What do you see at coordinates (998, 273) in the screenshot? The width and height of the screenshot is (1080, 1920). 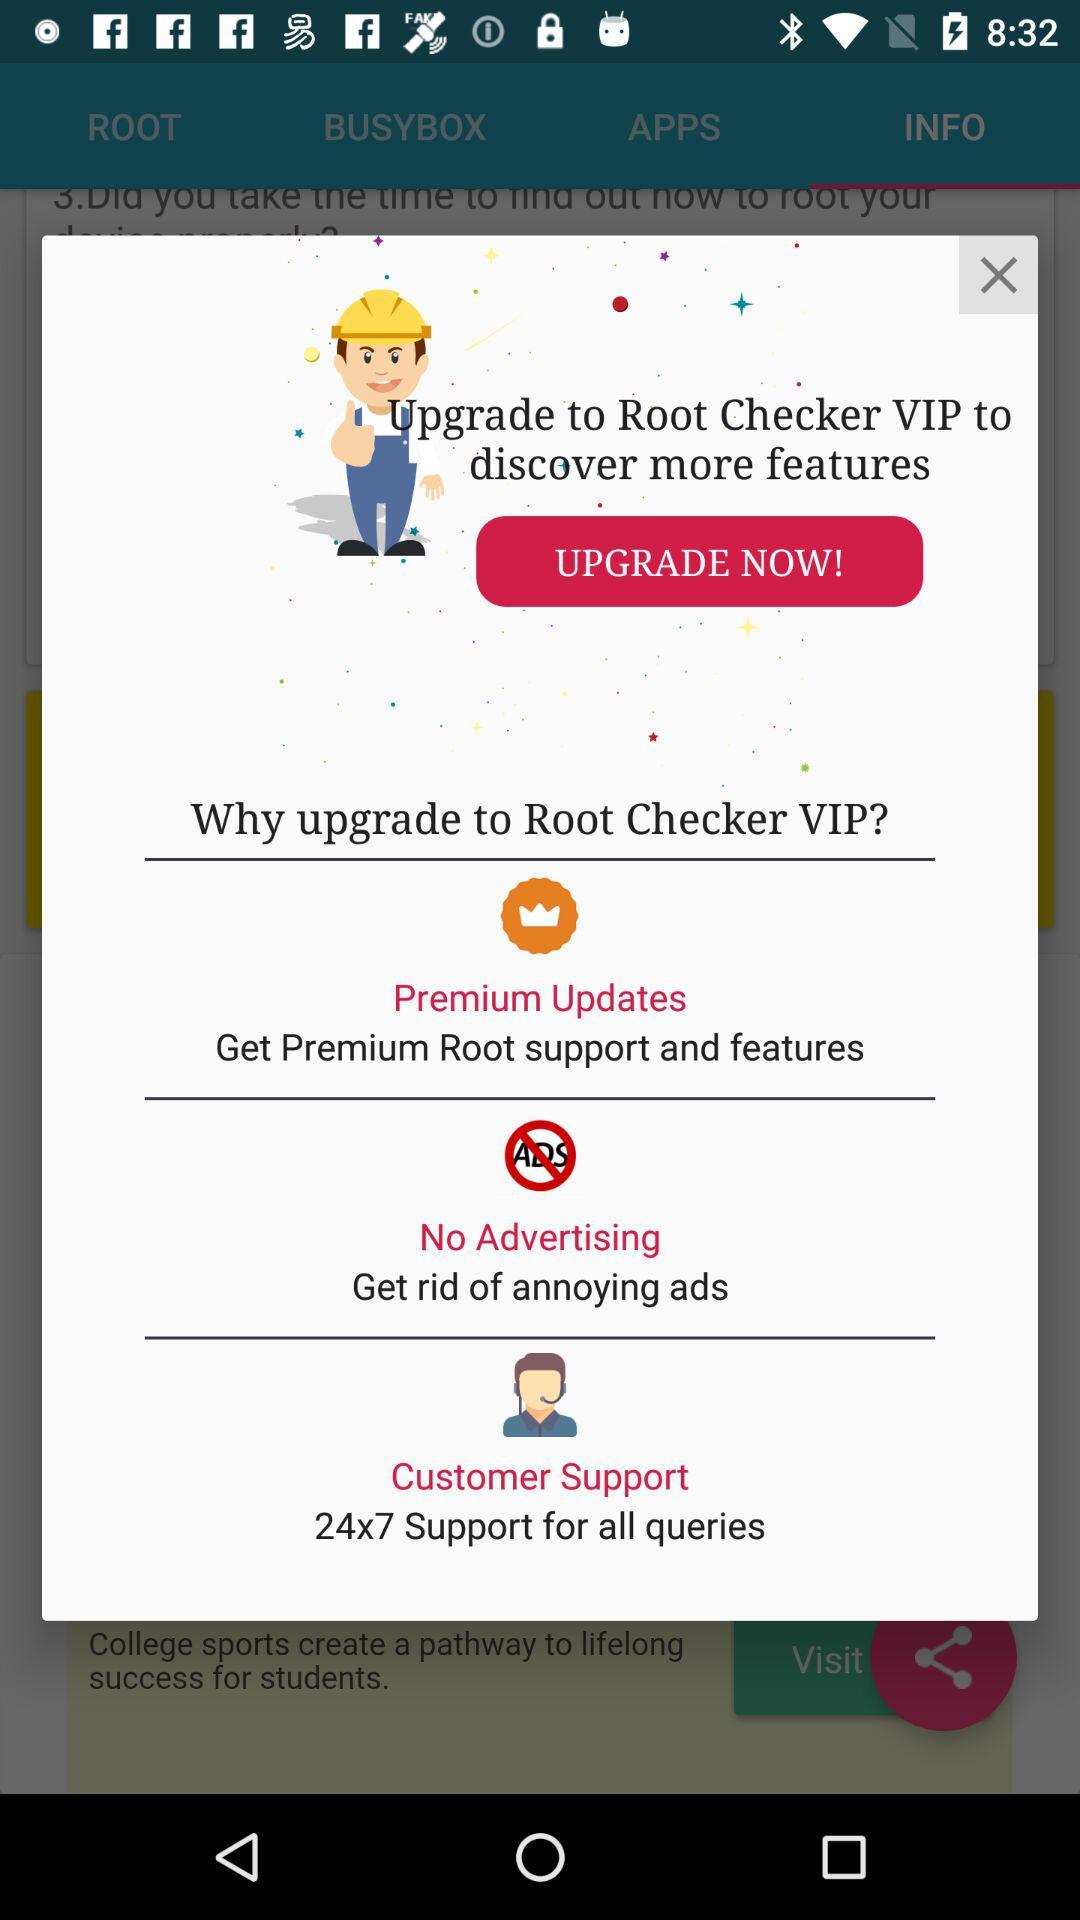 I see `the icon above the upgrade to root item` at bounding box center [998, 273].